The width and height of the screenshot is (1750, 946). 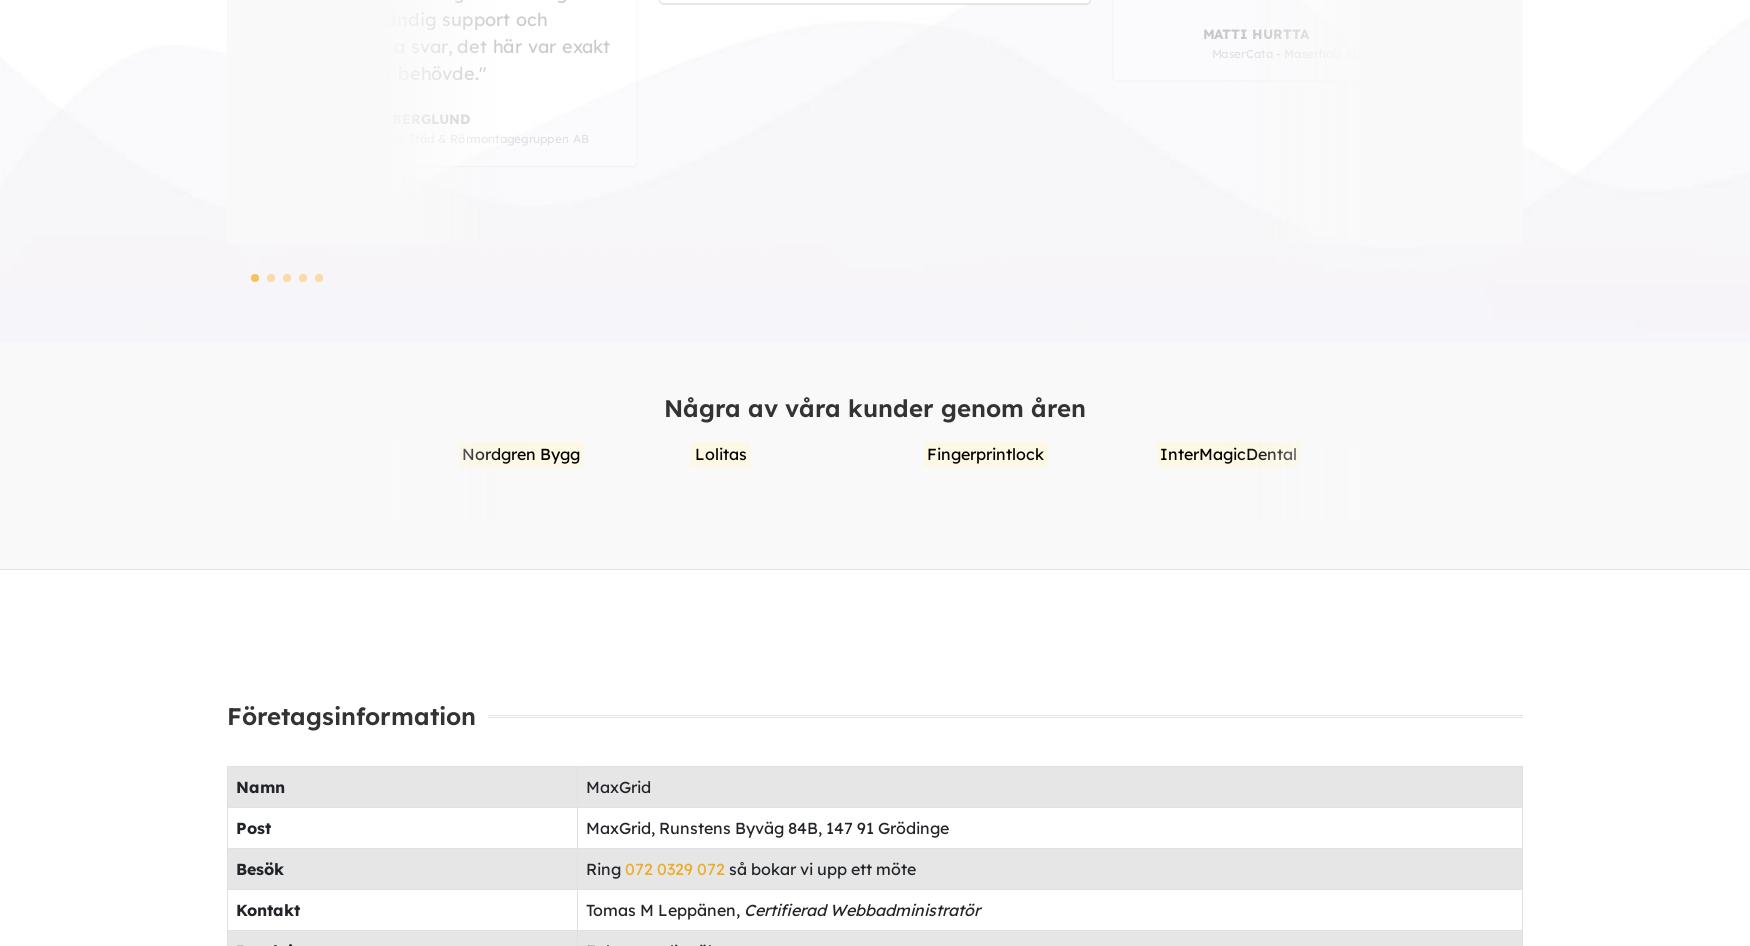 I want to click on 'Lolitas', so click(x=308, y=452).